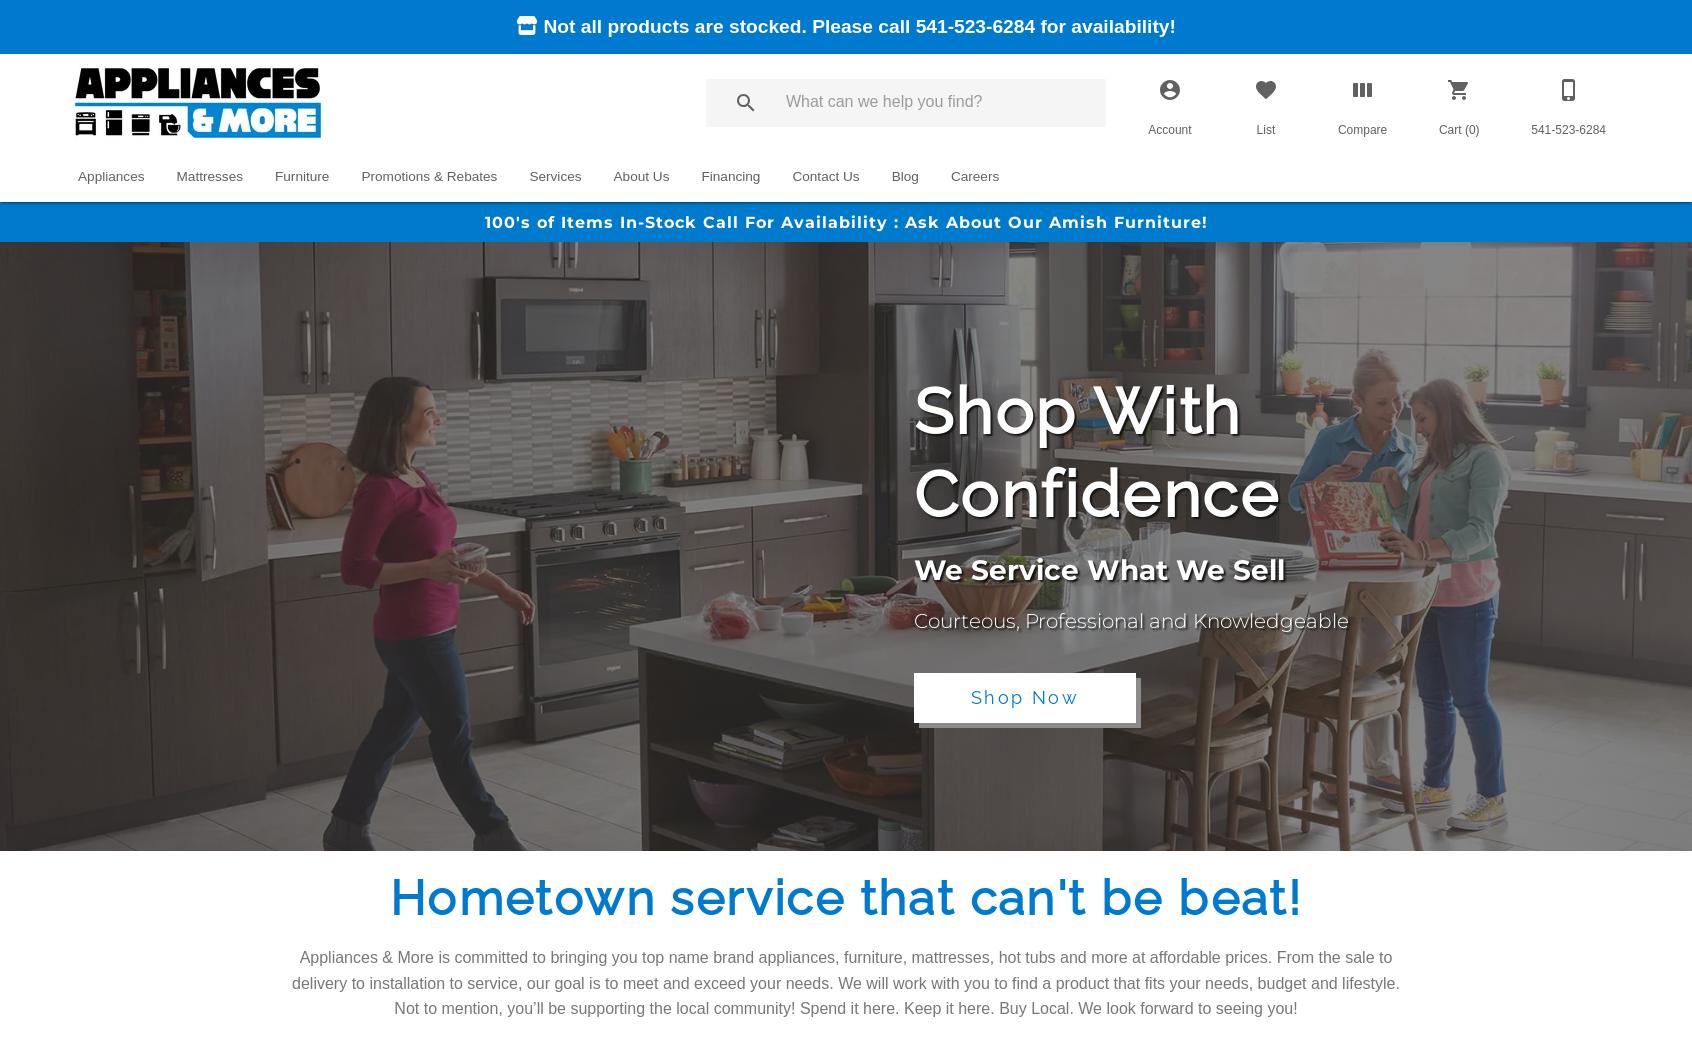 This screenshot has width=1692, height=1052. I want to click on 'Blog', so click(903, 174).